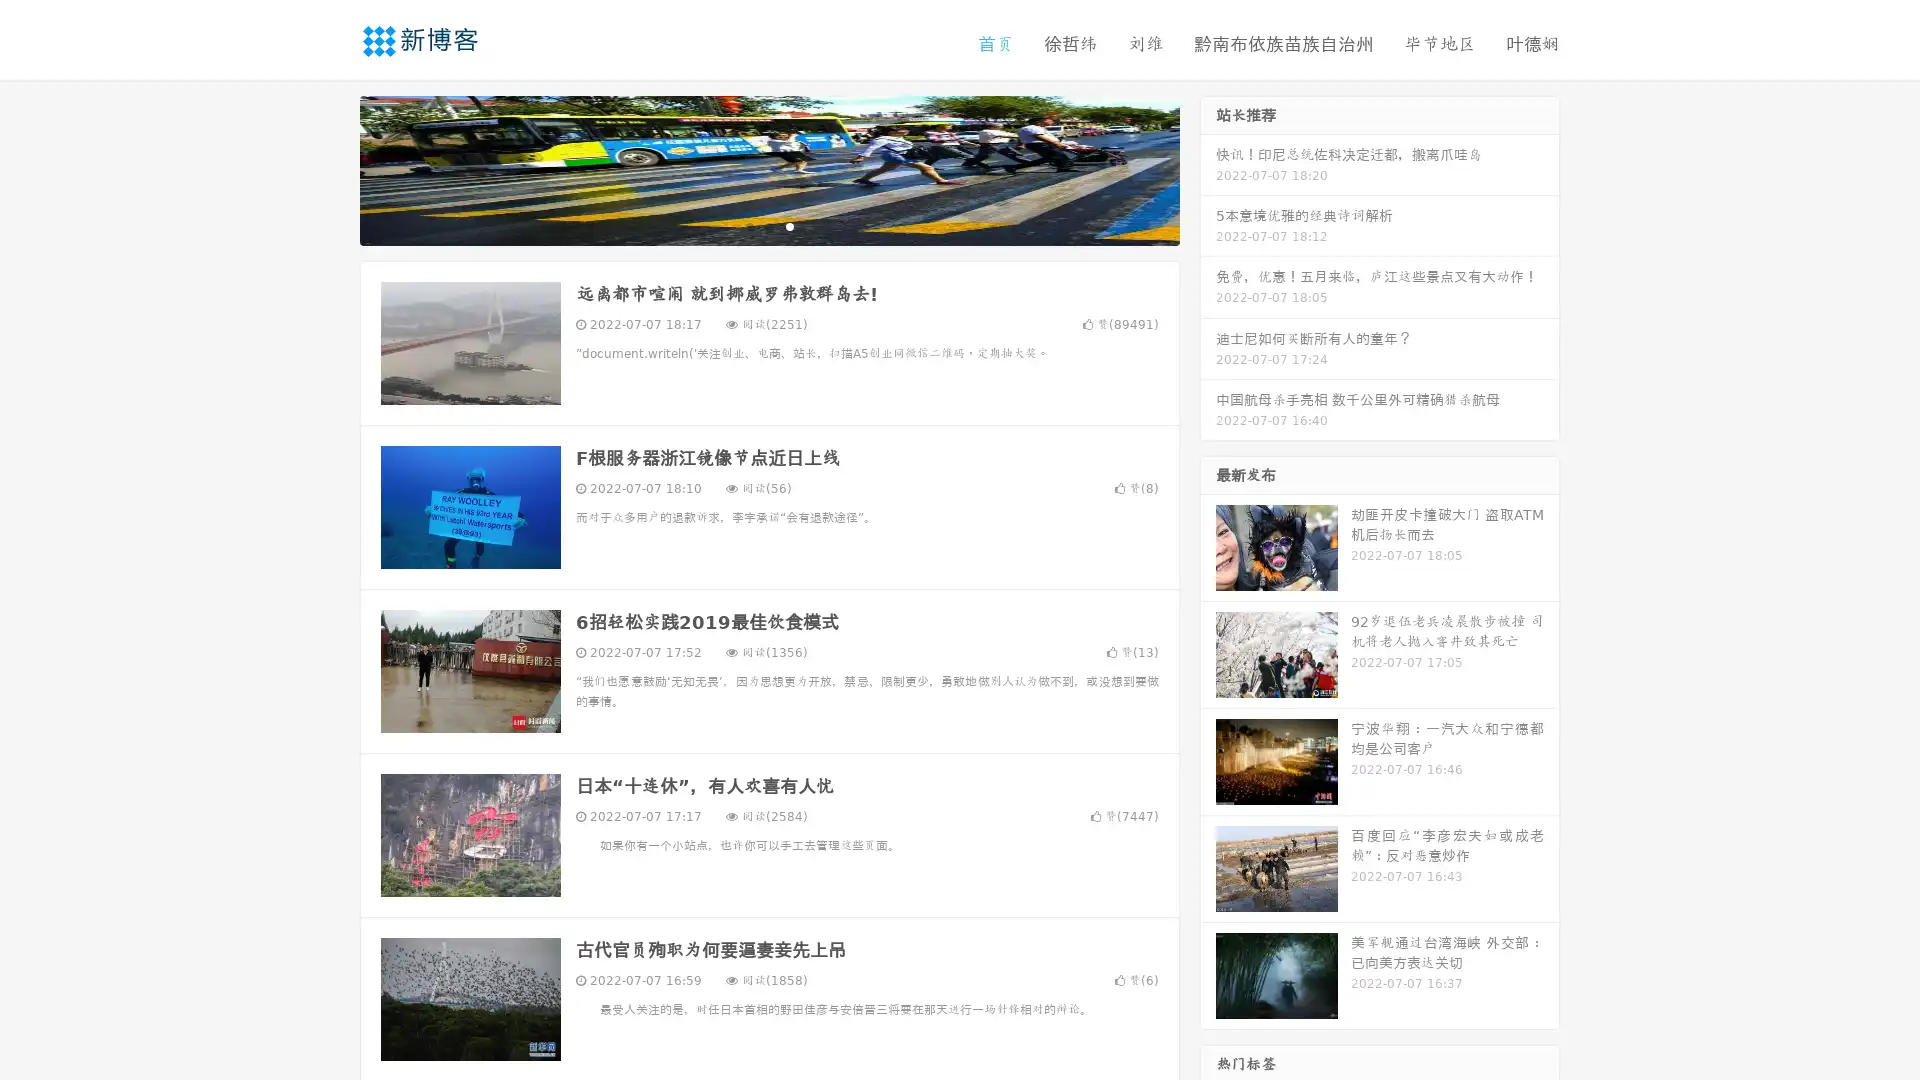 The height and width of the screenshot is (1080, 1920). Describe the element at coordinates (768, 225) in the screenshot. I see `Go to slide 2` at that location.